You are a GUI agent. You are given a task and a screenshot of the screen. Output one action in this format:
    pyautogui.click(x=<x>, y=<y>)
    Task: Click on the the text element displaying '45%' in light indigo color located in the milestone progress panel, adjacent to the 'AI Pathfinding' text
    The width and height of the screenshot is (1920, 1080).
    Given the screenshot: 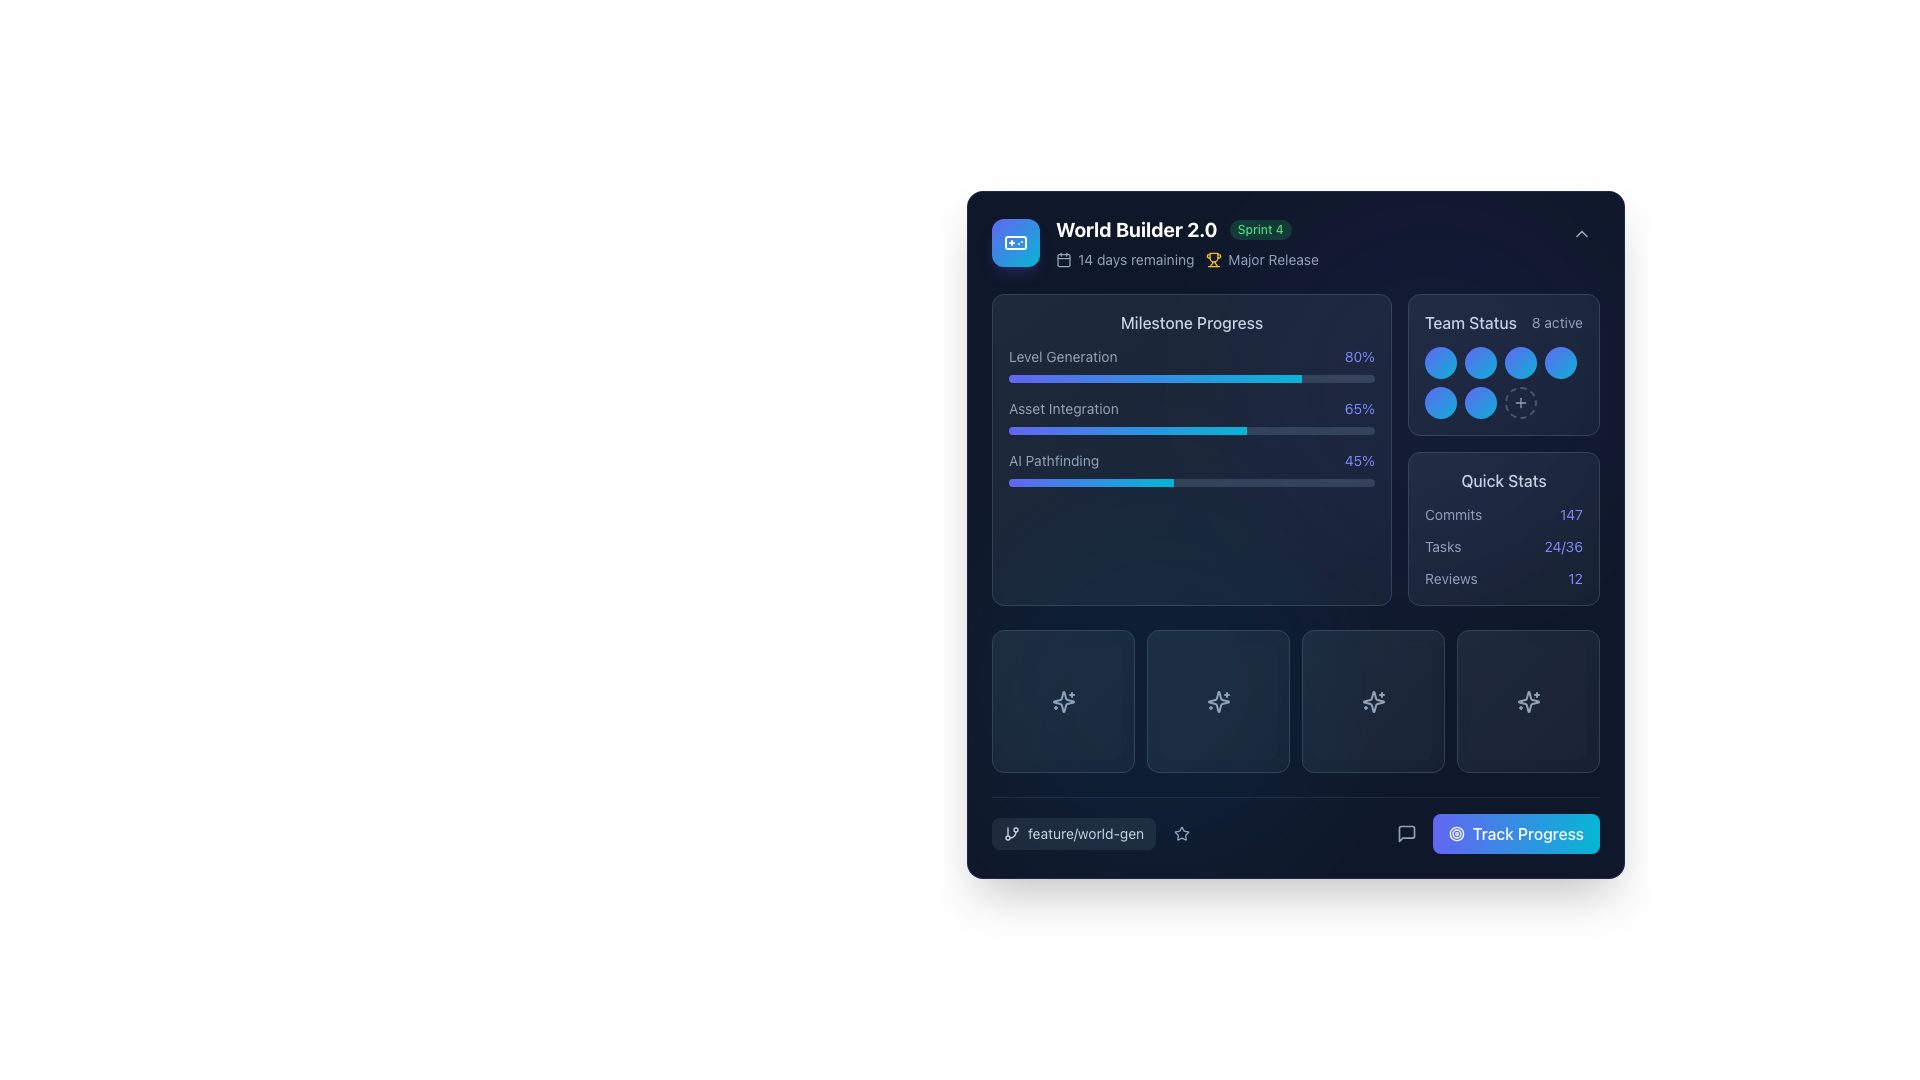 What is the action you would take?
    pyautogui.click(x=1359, y=461)
    